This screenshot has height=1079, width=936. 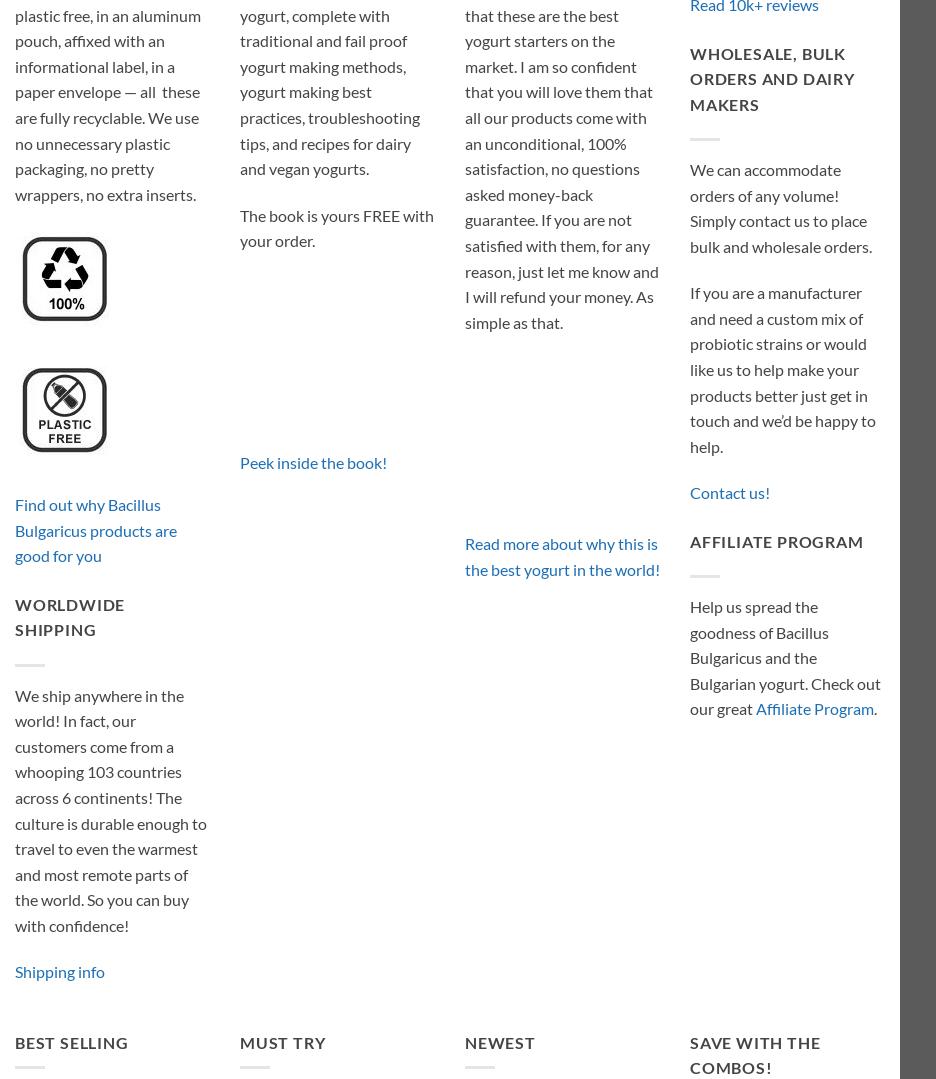 I want to click on 'If you are a manufacturer and need a custom mix of probiotic strains or would like us to help make your products better just get in touch and we’d be happy to help.', so click(x=781, y=369).